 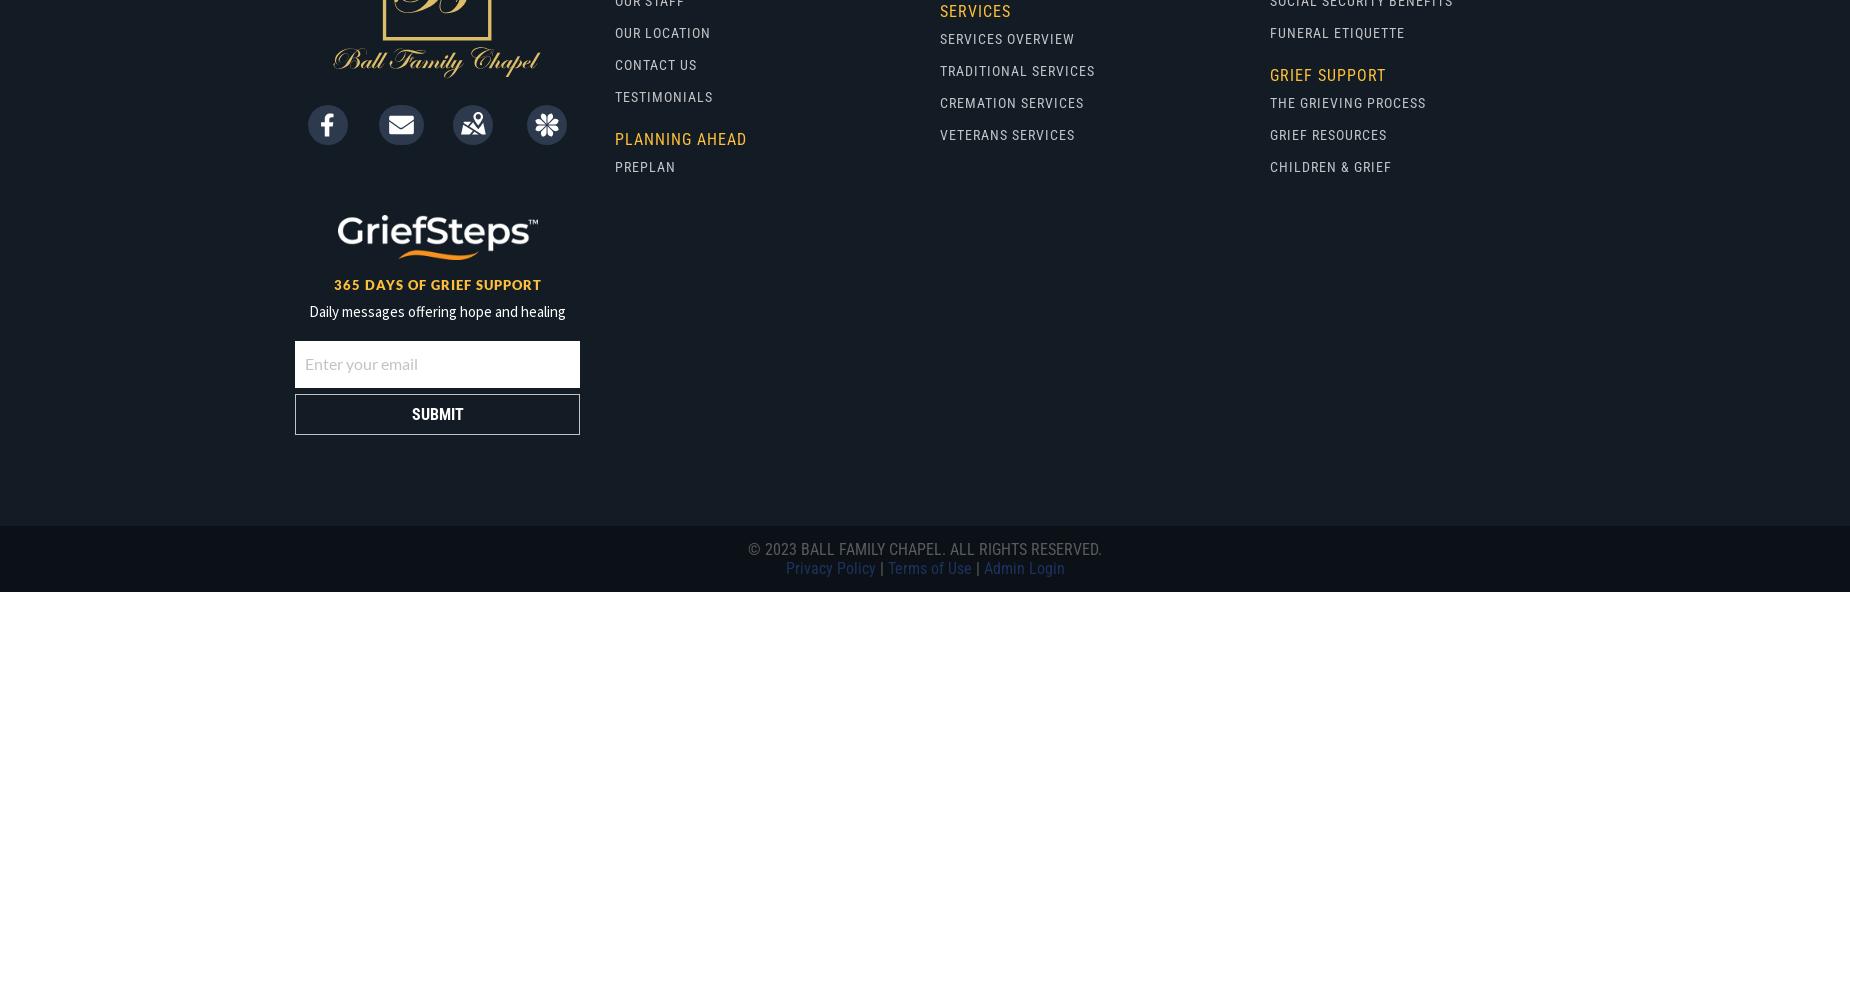 What do you see at coordinates (938, 70) in the screenshot?
I see `'TRADITIONAL SERVICES'` at bounding box center [938, 70].